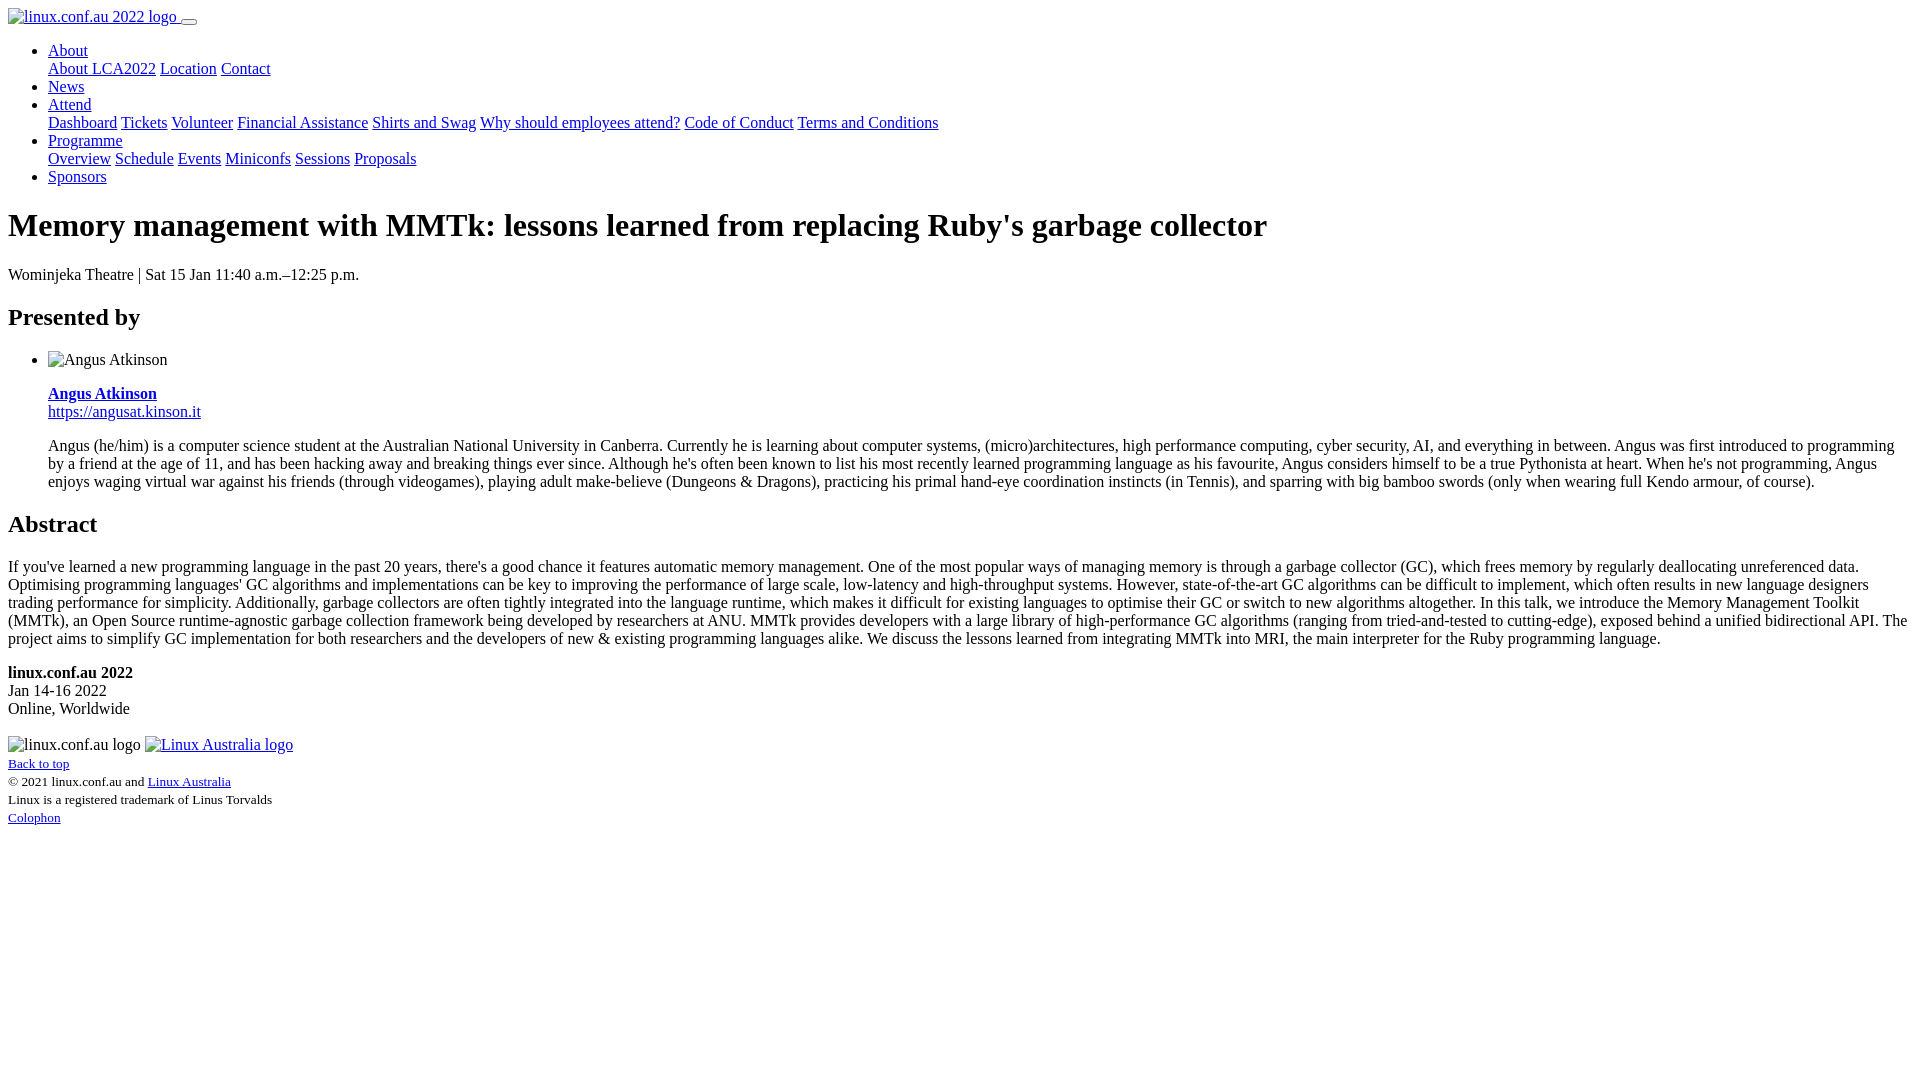 This screenshot has height=1080, width=1920. I want to click on 'News', so click(48, 85).